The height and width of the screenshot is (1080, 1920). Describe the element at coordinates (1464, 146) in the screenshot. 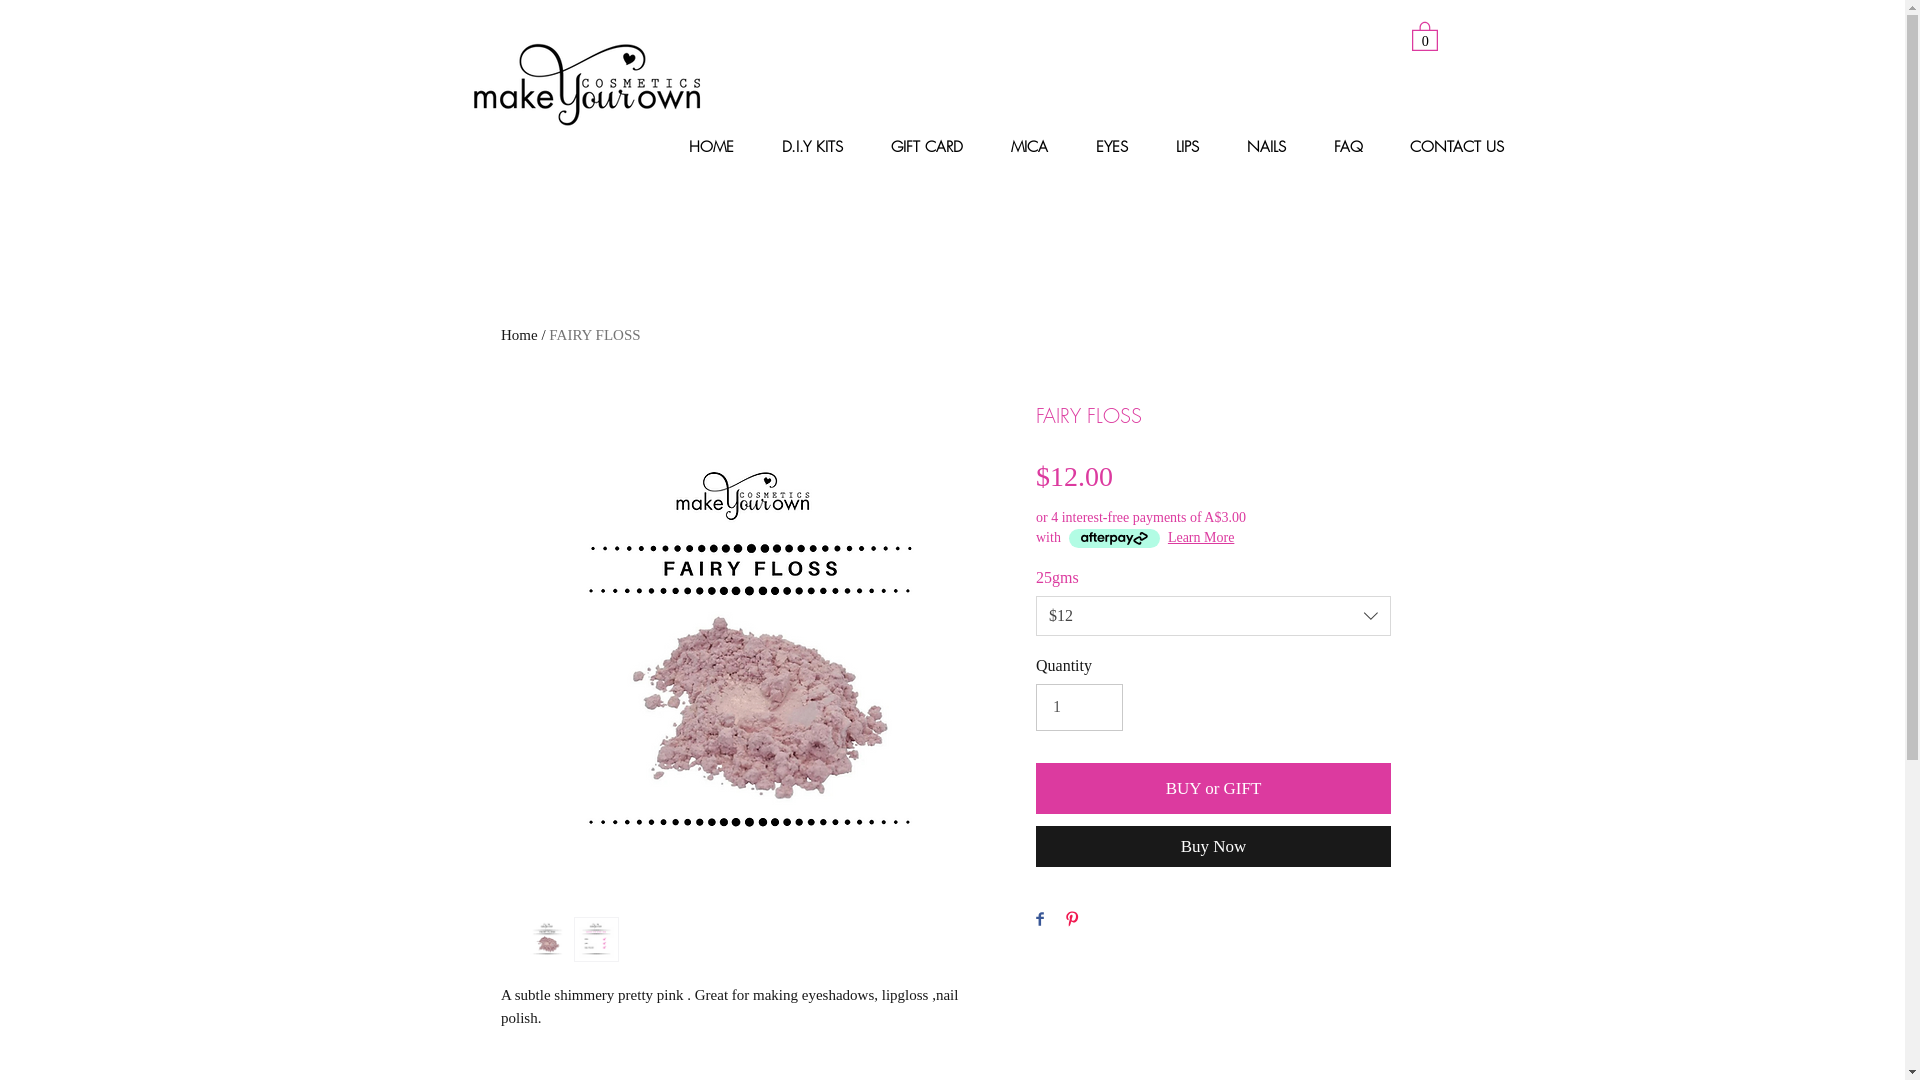

I see `'CONTACT US'` at that location.